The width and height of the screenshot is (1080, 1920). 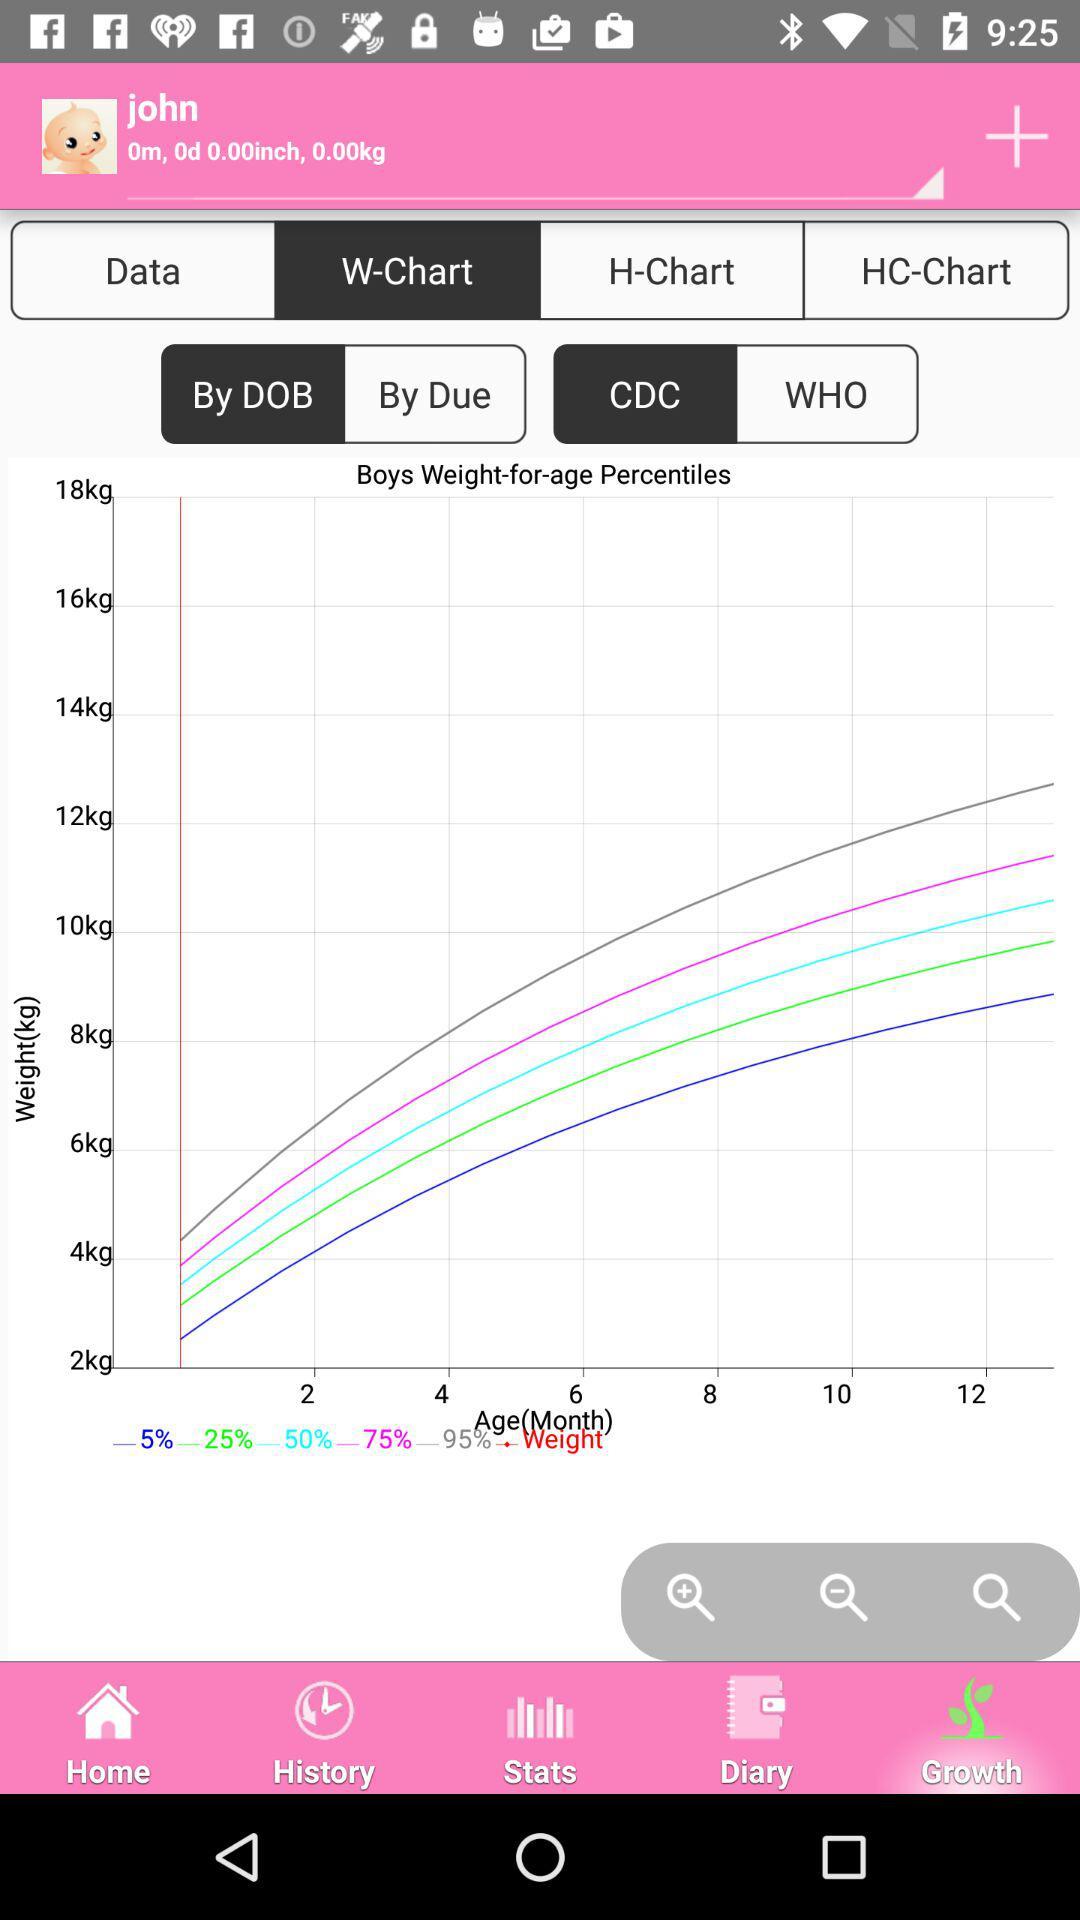 I want to click on by due icon, so click(x=433, y=394).